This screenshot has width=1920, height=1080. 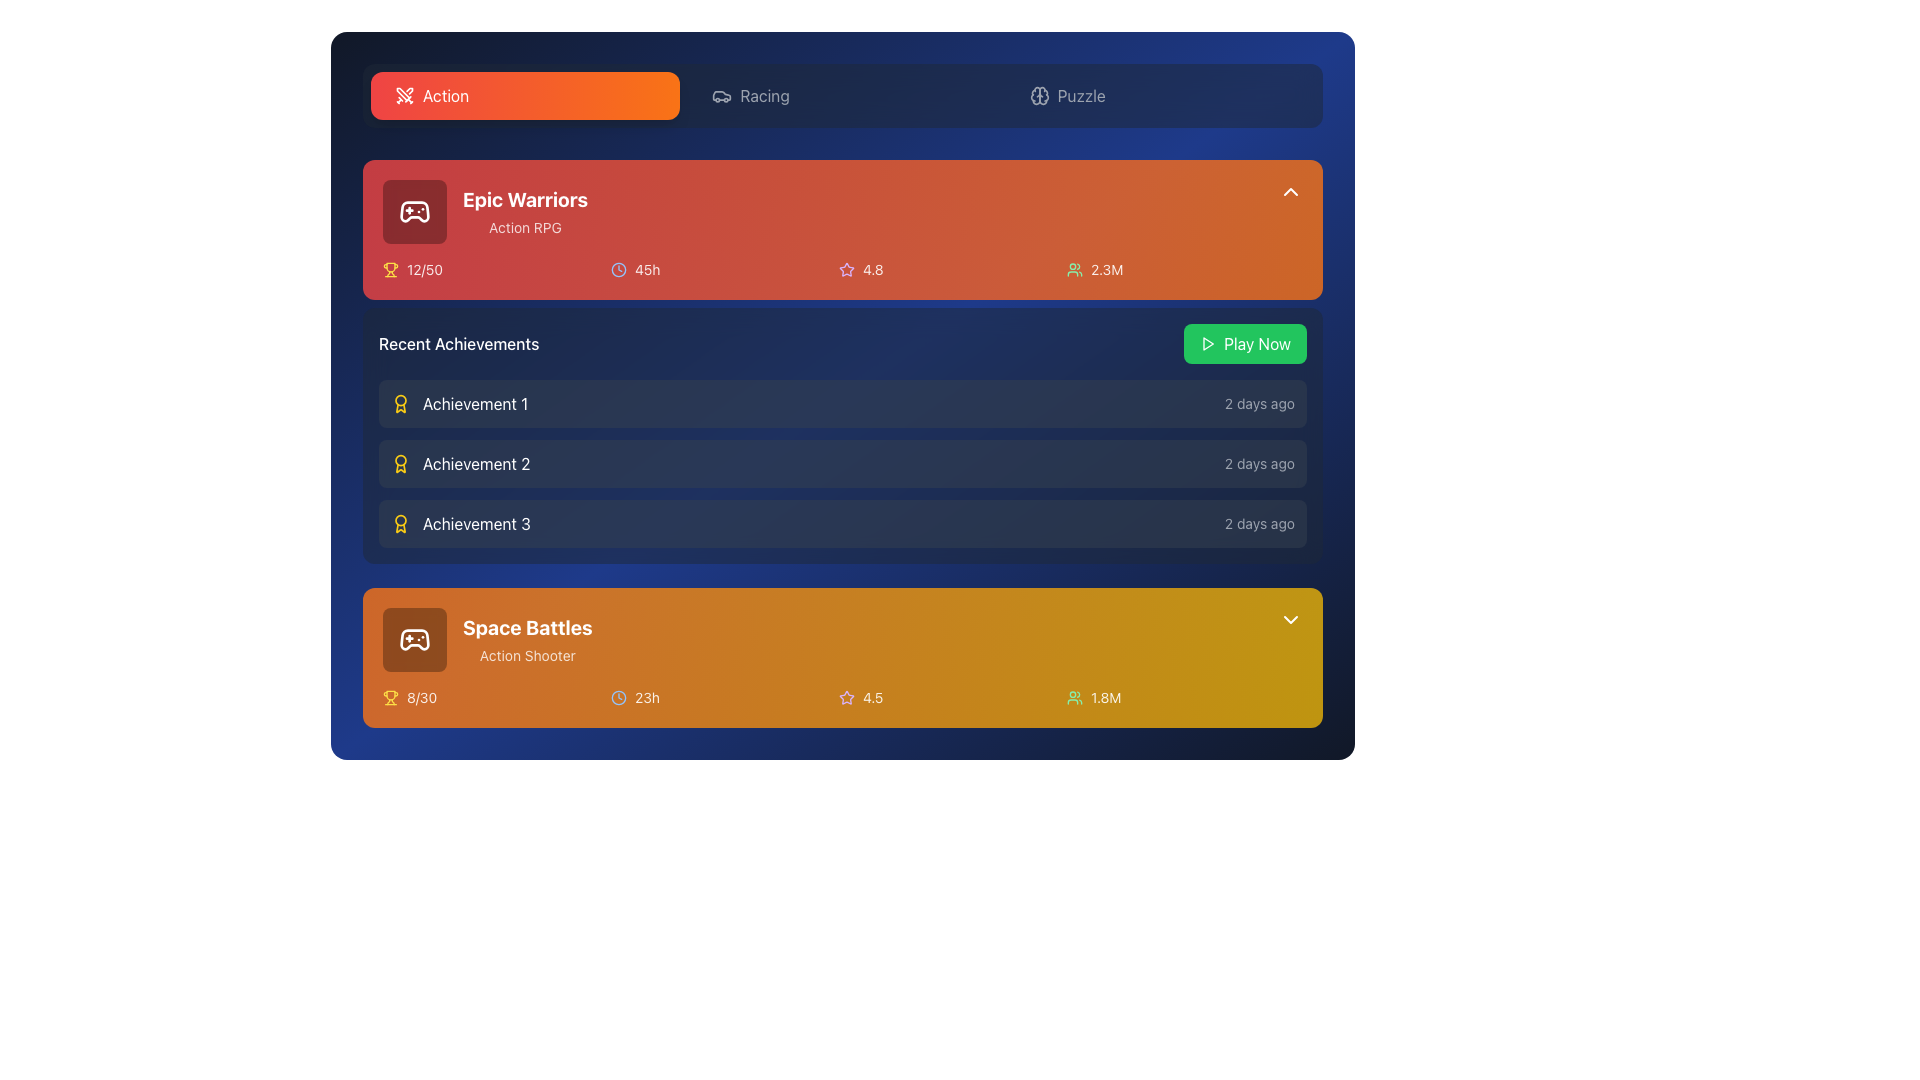 I want to click on the user-related statistics displayed in the top-right corner of the game information panel, specifically the text showing '2.3M' users engaged, so click(x=1172, y=270).